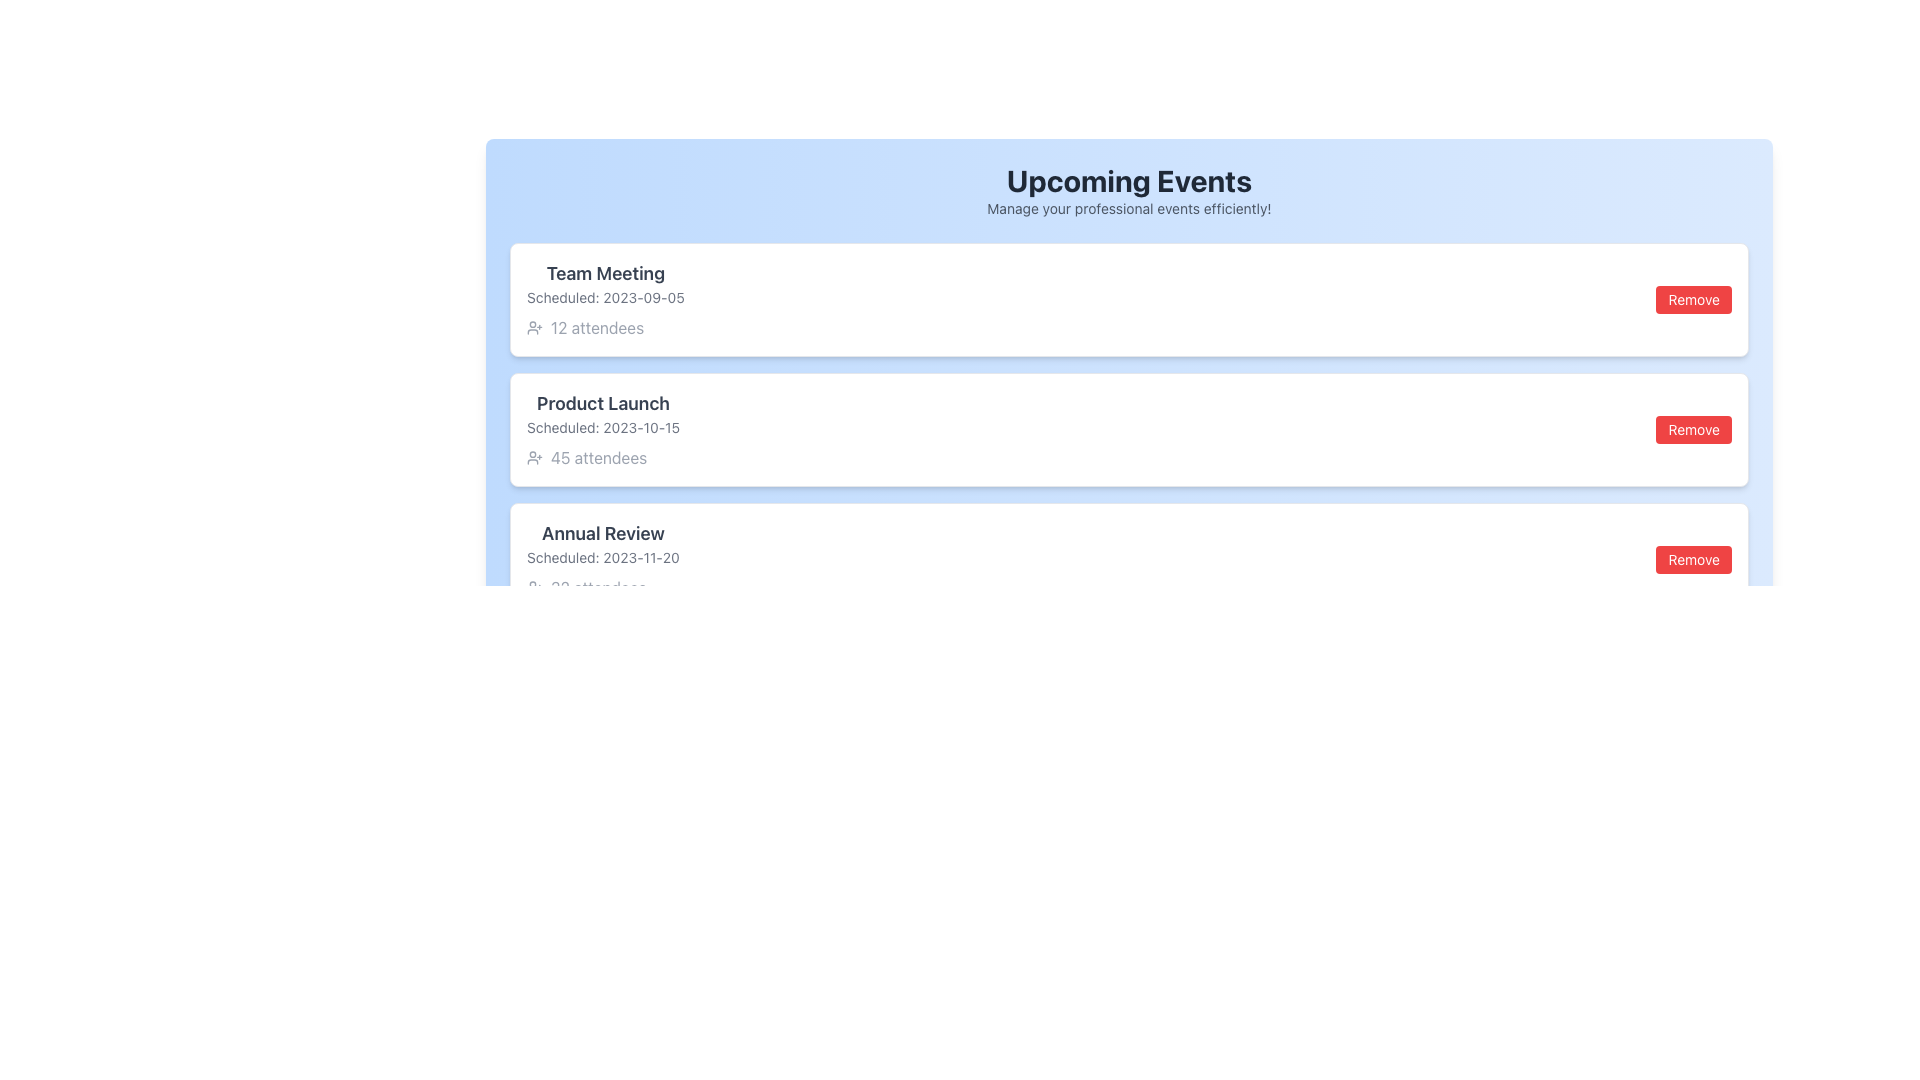 The image size is (1920, 1080). What do you see at coordinates (534, 326) in the screenshot?
I see `the user icon with a plus sign, which is styled in a minimalist line-art design and located to the left of the '12 attendees' text for the 'Team Meeting' event` at bounding box center [534, 326].